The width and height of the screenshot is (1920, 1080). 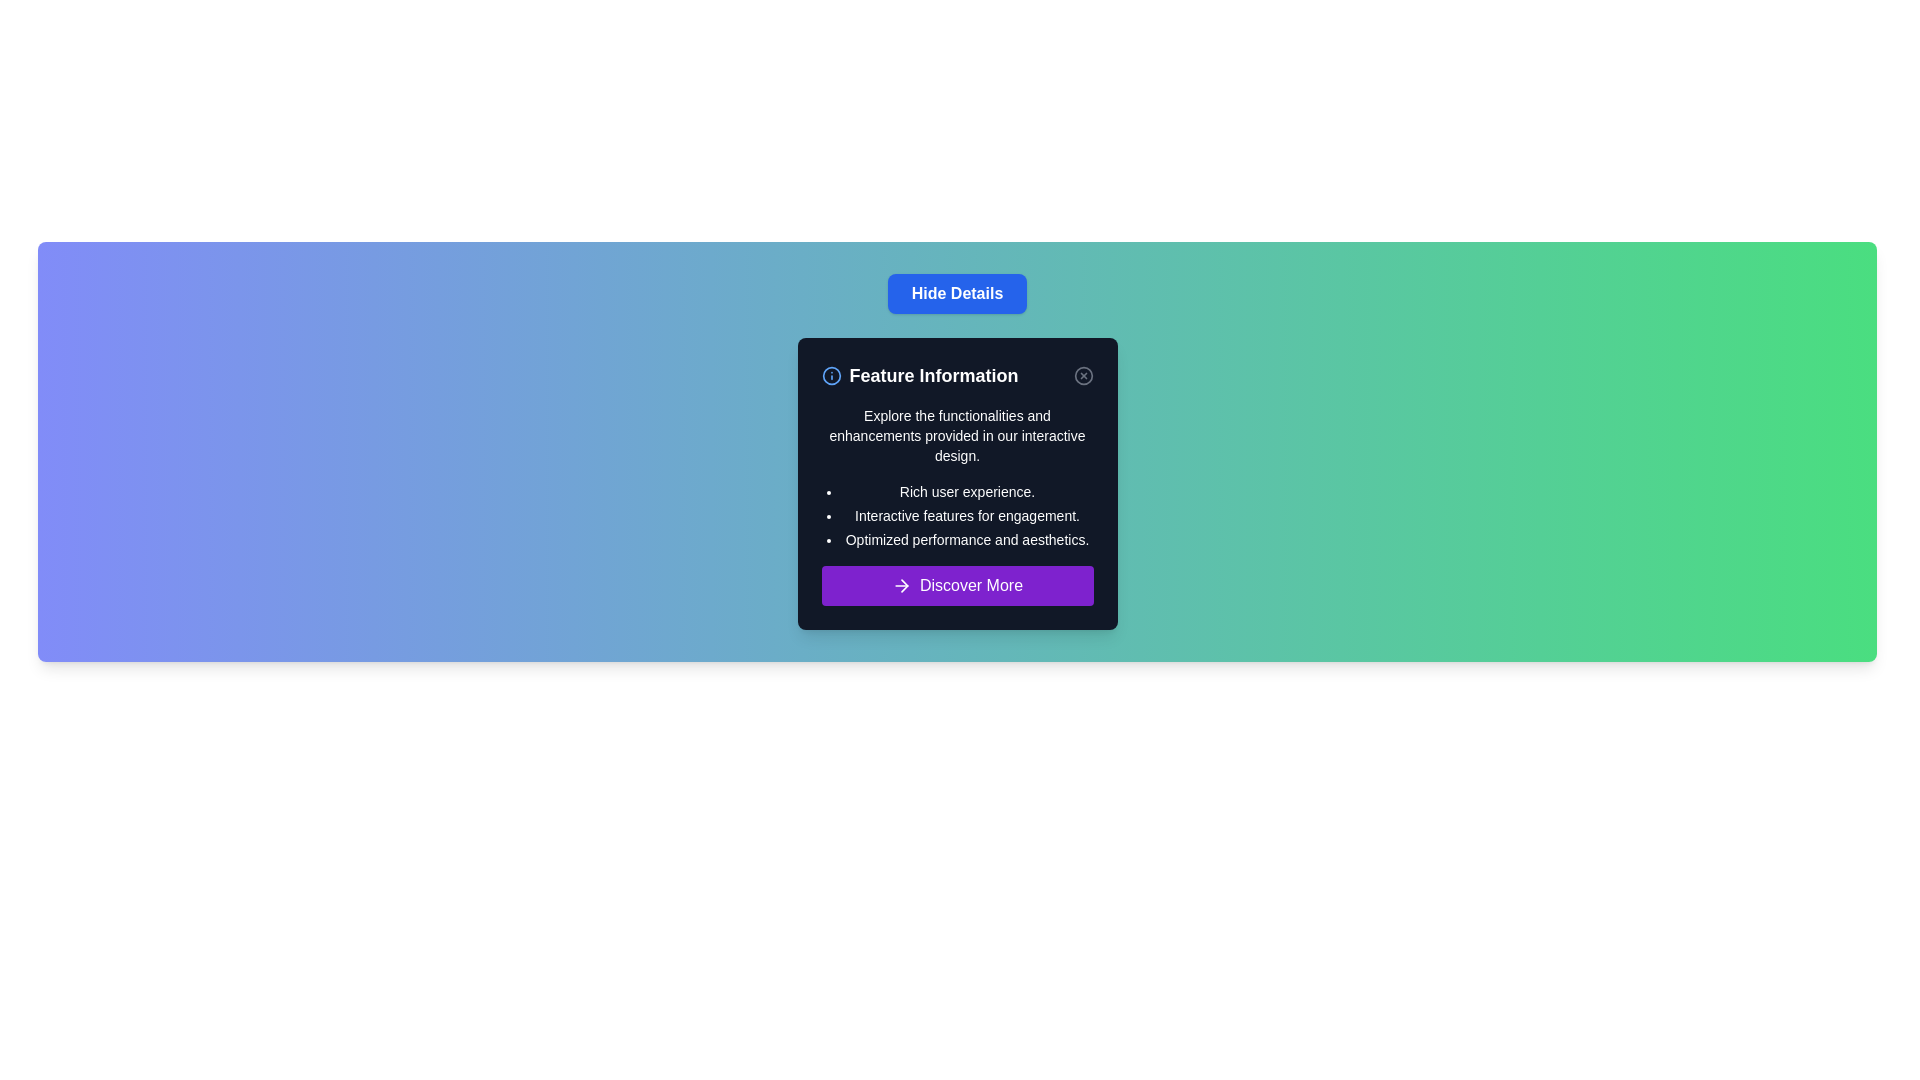 What do you see at coordinates (956, 375) in the screenshot?
I see `the text header at the center of the card` at bounding box center [956, 375].